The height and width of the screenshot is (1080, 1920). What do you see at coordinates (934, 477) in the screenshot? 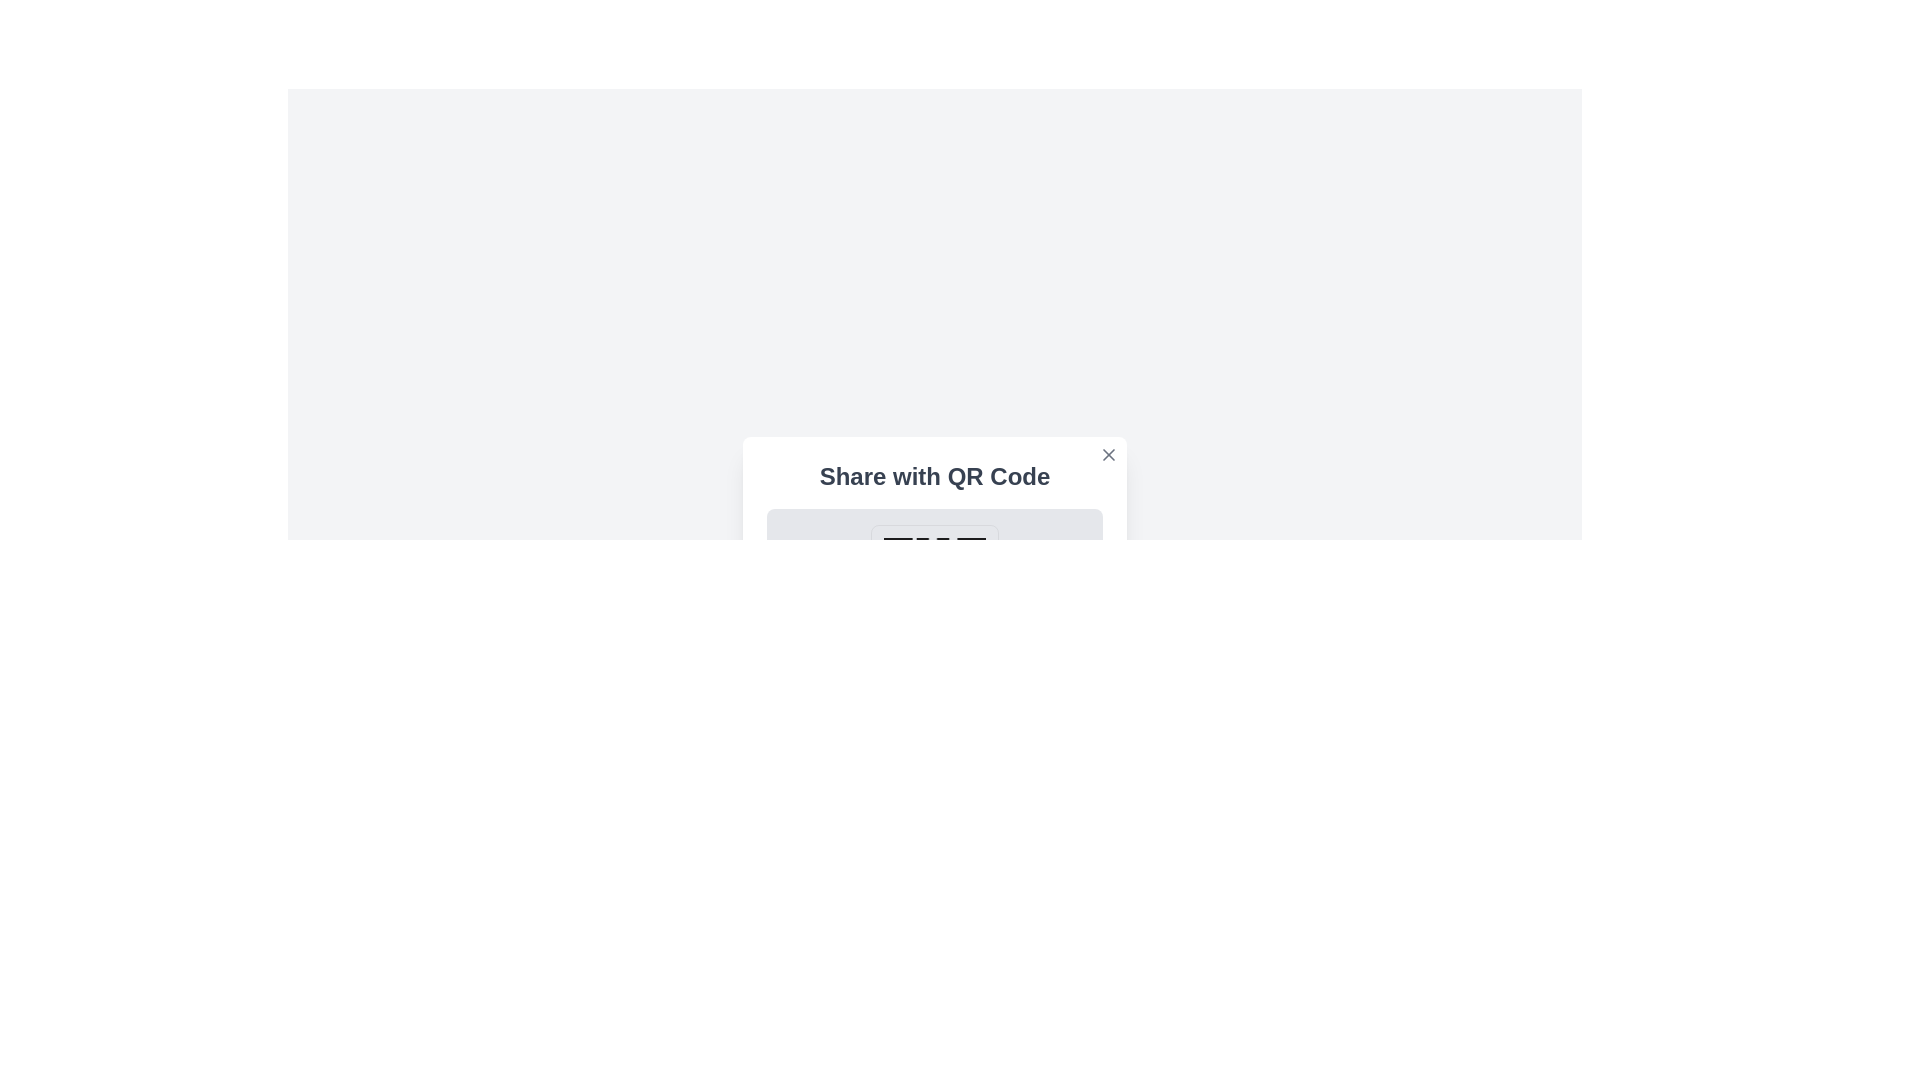
I see `title text indicating the purpose of the modal related to sharing via QR code, which is the first visible text line within the modal box located below the close button and above the QR code area` at bounding box center [934, 477].